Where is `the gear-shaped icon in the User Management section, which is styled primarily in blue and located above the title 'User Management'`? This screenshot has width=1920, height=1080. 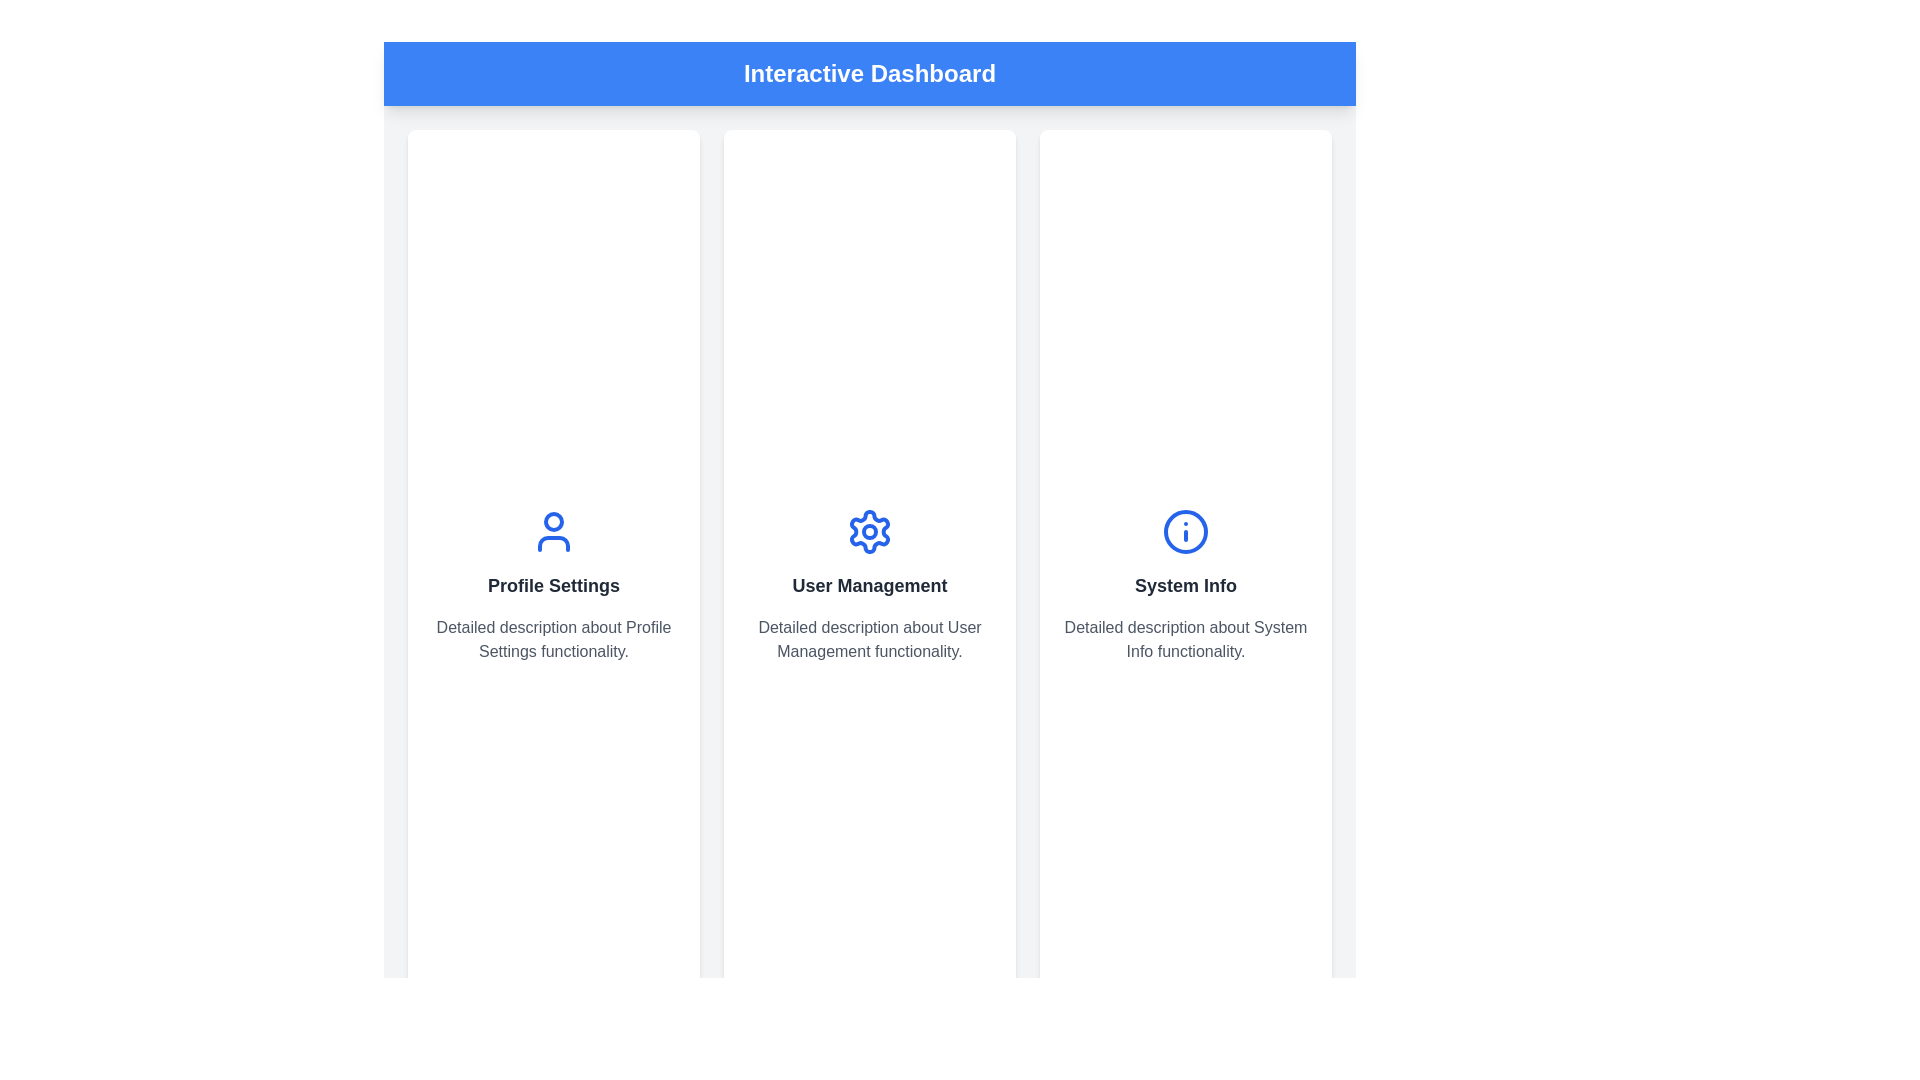 the gear-shaped icon in the User Management section, which is styled primarily in blue and located above the title 'User Management' is located at coordinates (869, 531).